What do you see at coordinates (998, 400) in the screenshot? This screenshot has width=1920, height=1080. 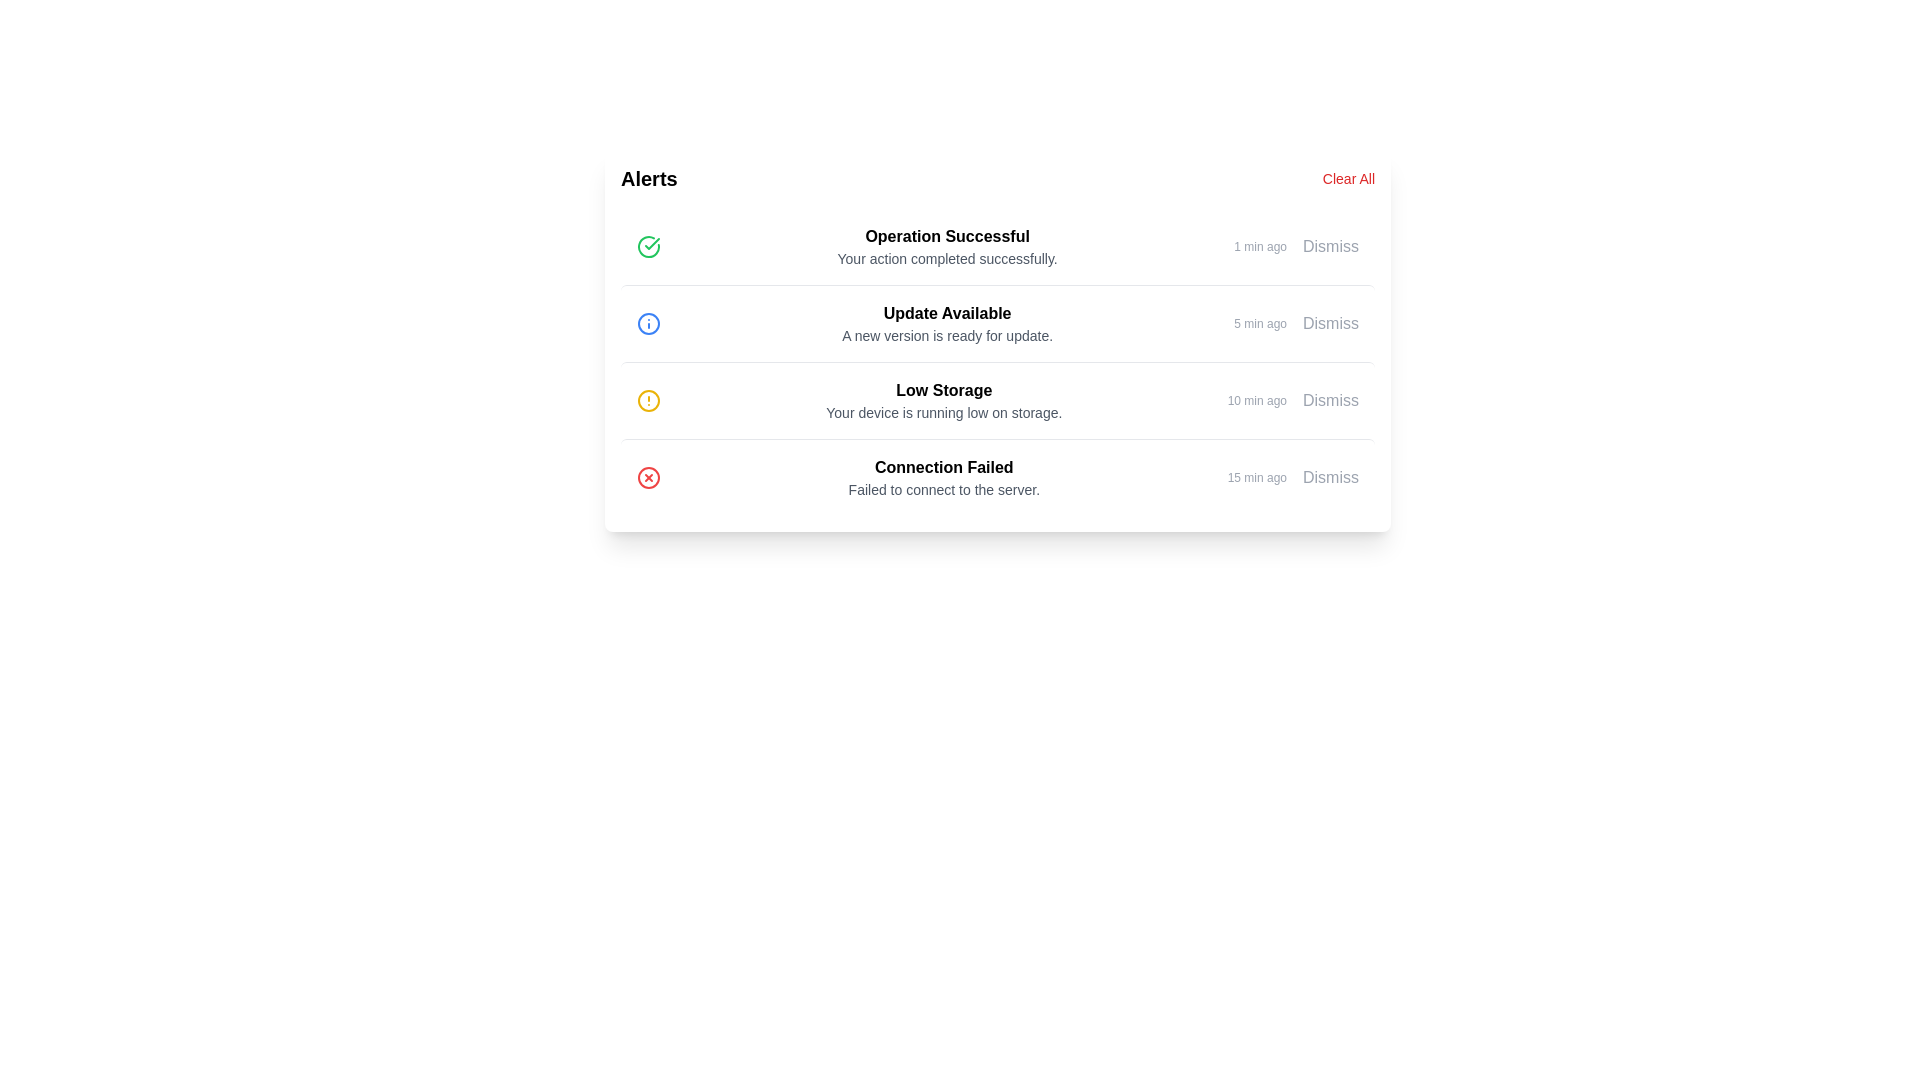 I see `the Notification Alert that indicates low storage, located as the third notification in the list, between 'Update Available' and 'Connection Failed'` at bounding box center [998, 400].